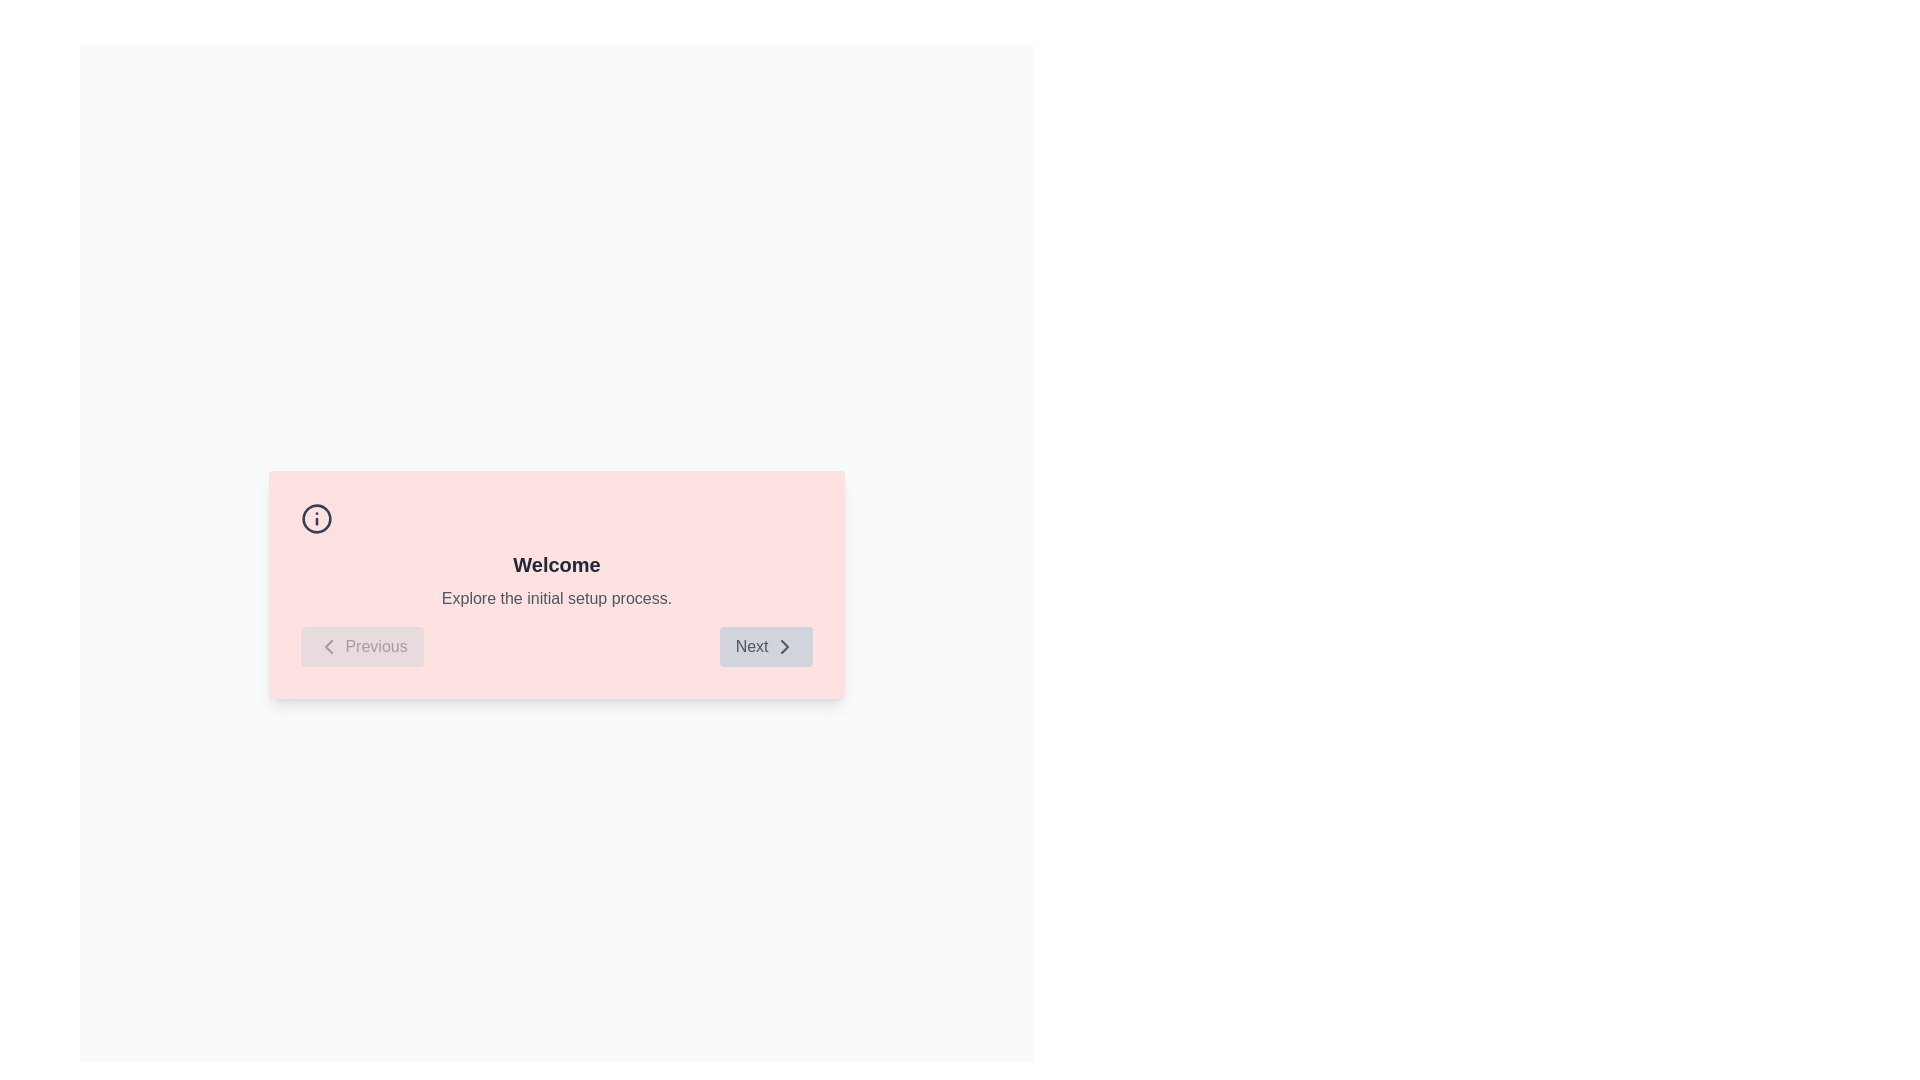 The height and width of the screenshot is (1080, 1920). What do you see at coordinates (784, 647) in the screenshot?
I see `the rightward pointing arrow icon within the 'Next' button` at bounding box center [784, 647].